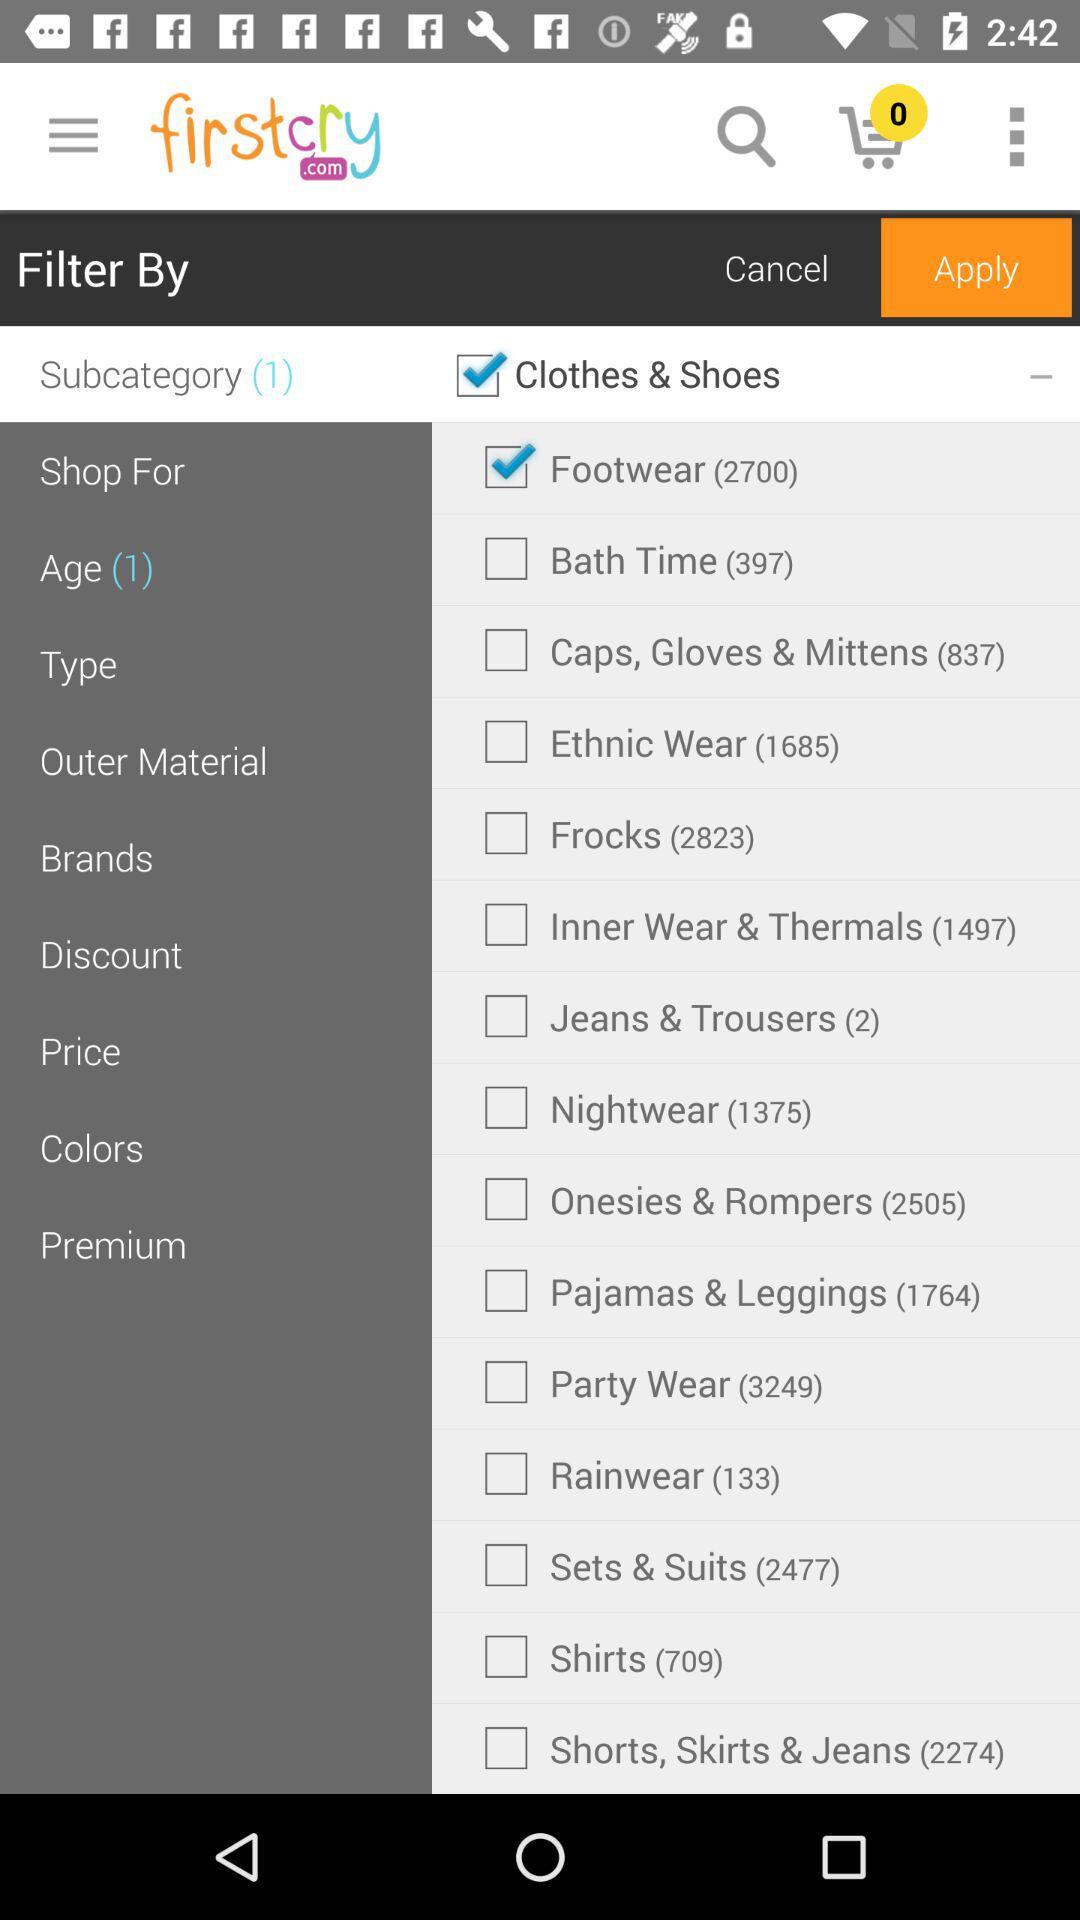 This screenshot has width=1080, height=1920. What do you see at coordinates (732, 1290) in the screenshot?
I see `item above party wear (3249)` at bounding box center [732, 1290].